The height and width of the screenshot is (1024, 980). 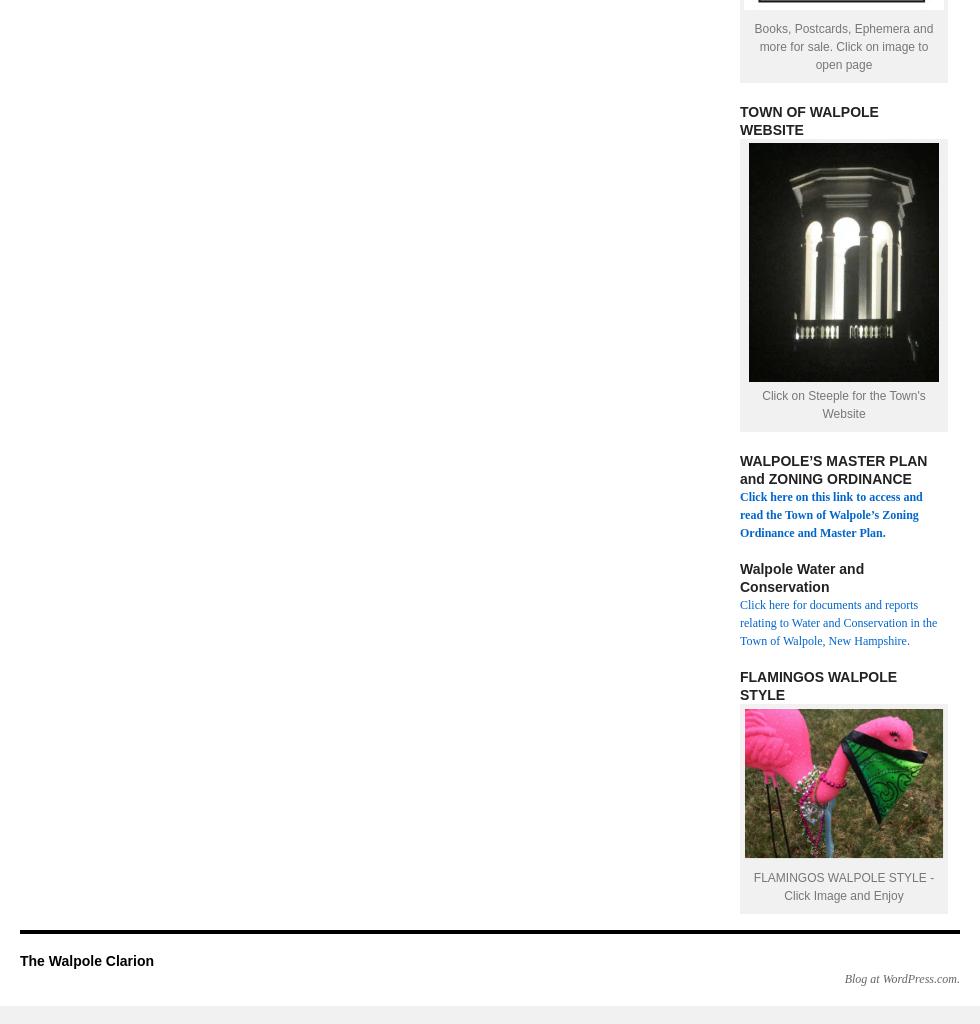 What do you see at coordinates (808, 121) in the screenshot?
I see `'TOWN OF WALPOLE WEBSITE'` at bounding box center [808, 121].